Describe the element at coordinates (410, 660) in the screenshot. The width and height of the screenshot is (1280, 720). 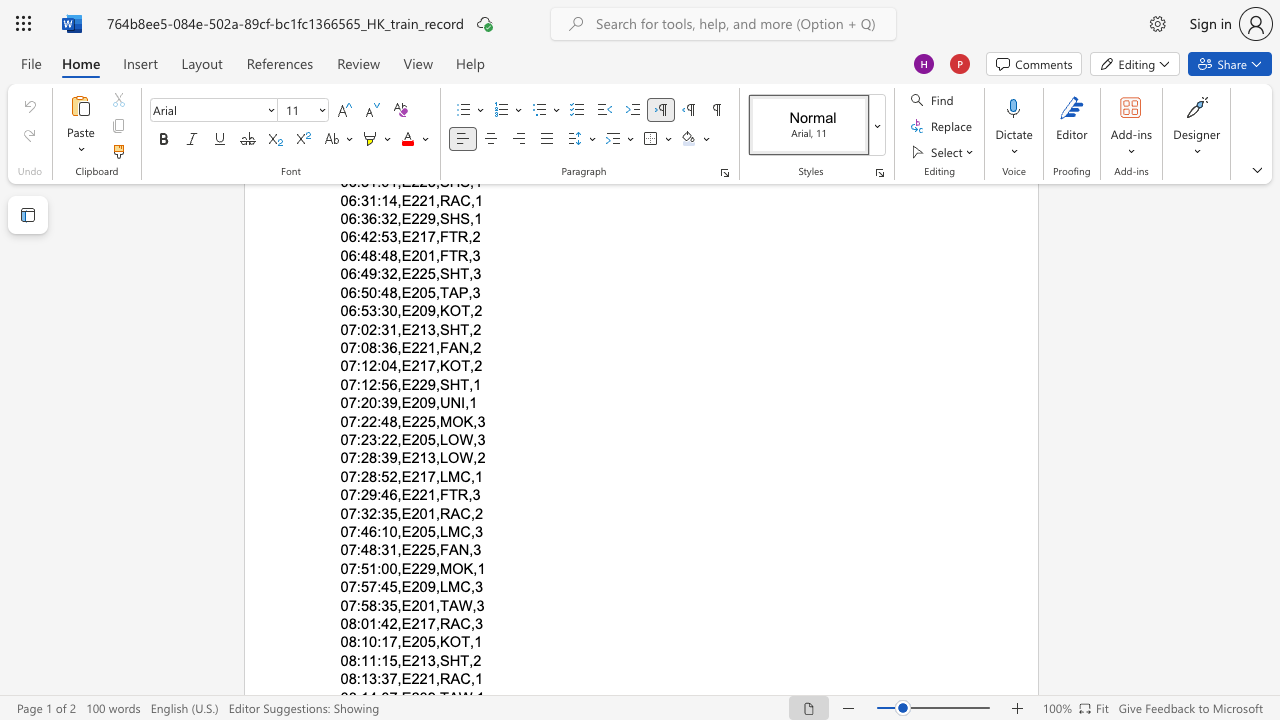
I see `the subset text "21" within the text "08:11:15,E213,SHT,2"` at that location.